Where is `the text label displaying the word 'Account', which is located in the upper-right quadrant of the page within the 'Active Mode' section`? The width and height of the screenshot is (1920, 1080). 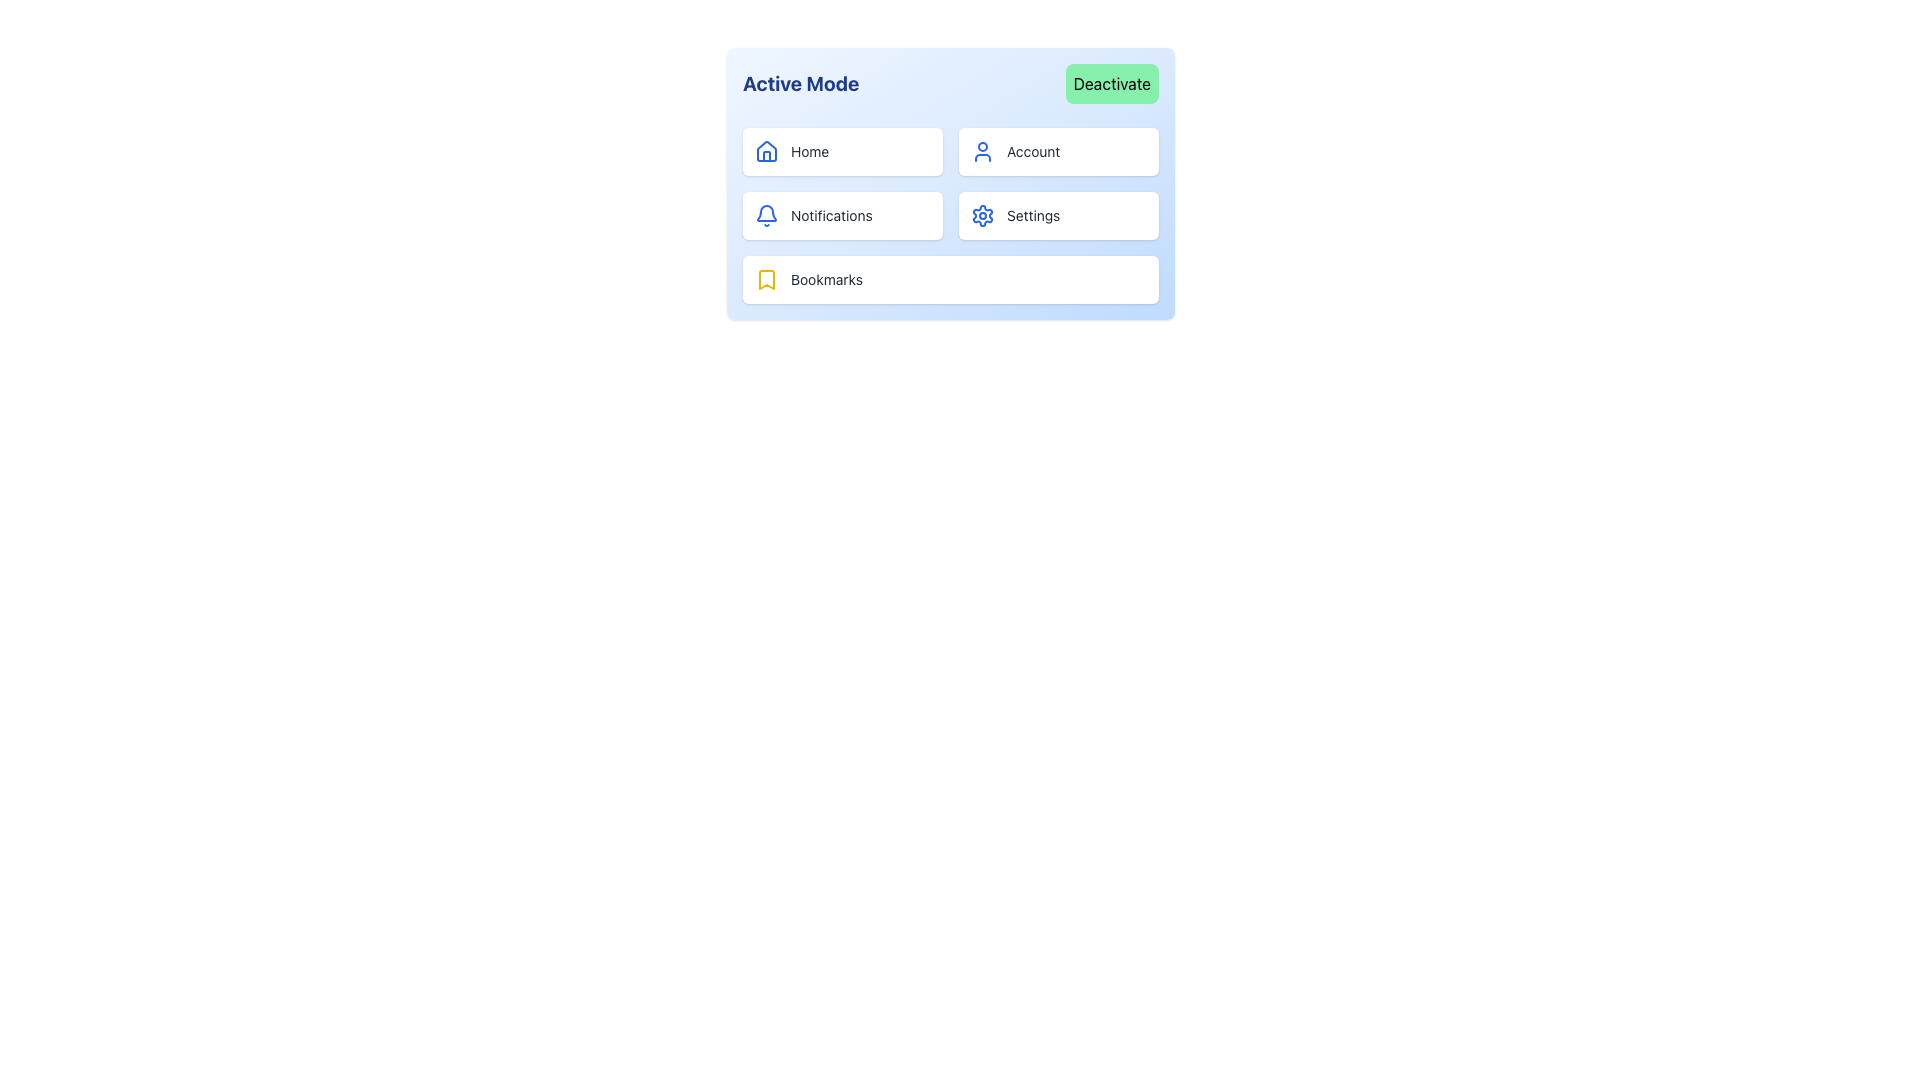
the text label displaying the word 'Account', which is located in the upper-right quadrant of the page within the 'Active Mode' section is located at coordinates (1033, 150).